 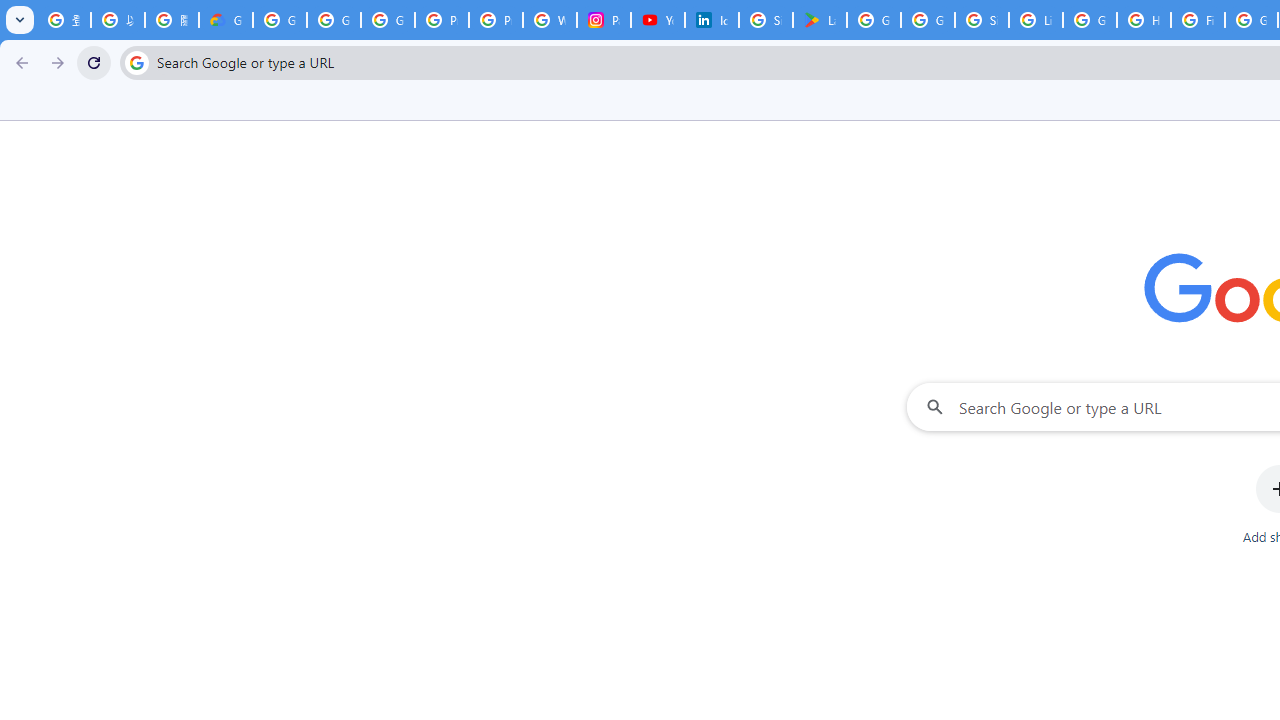 I want to click on 'Sign in - Google Accounts', so click(x=765, y=20).